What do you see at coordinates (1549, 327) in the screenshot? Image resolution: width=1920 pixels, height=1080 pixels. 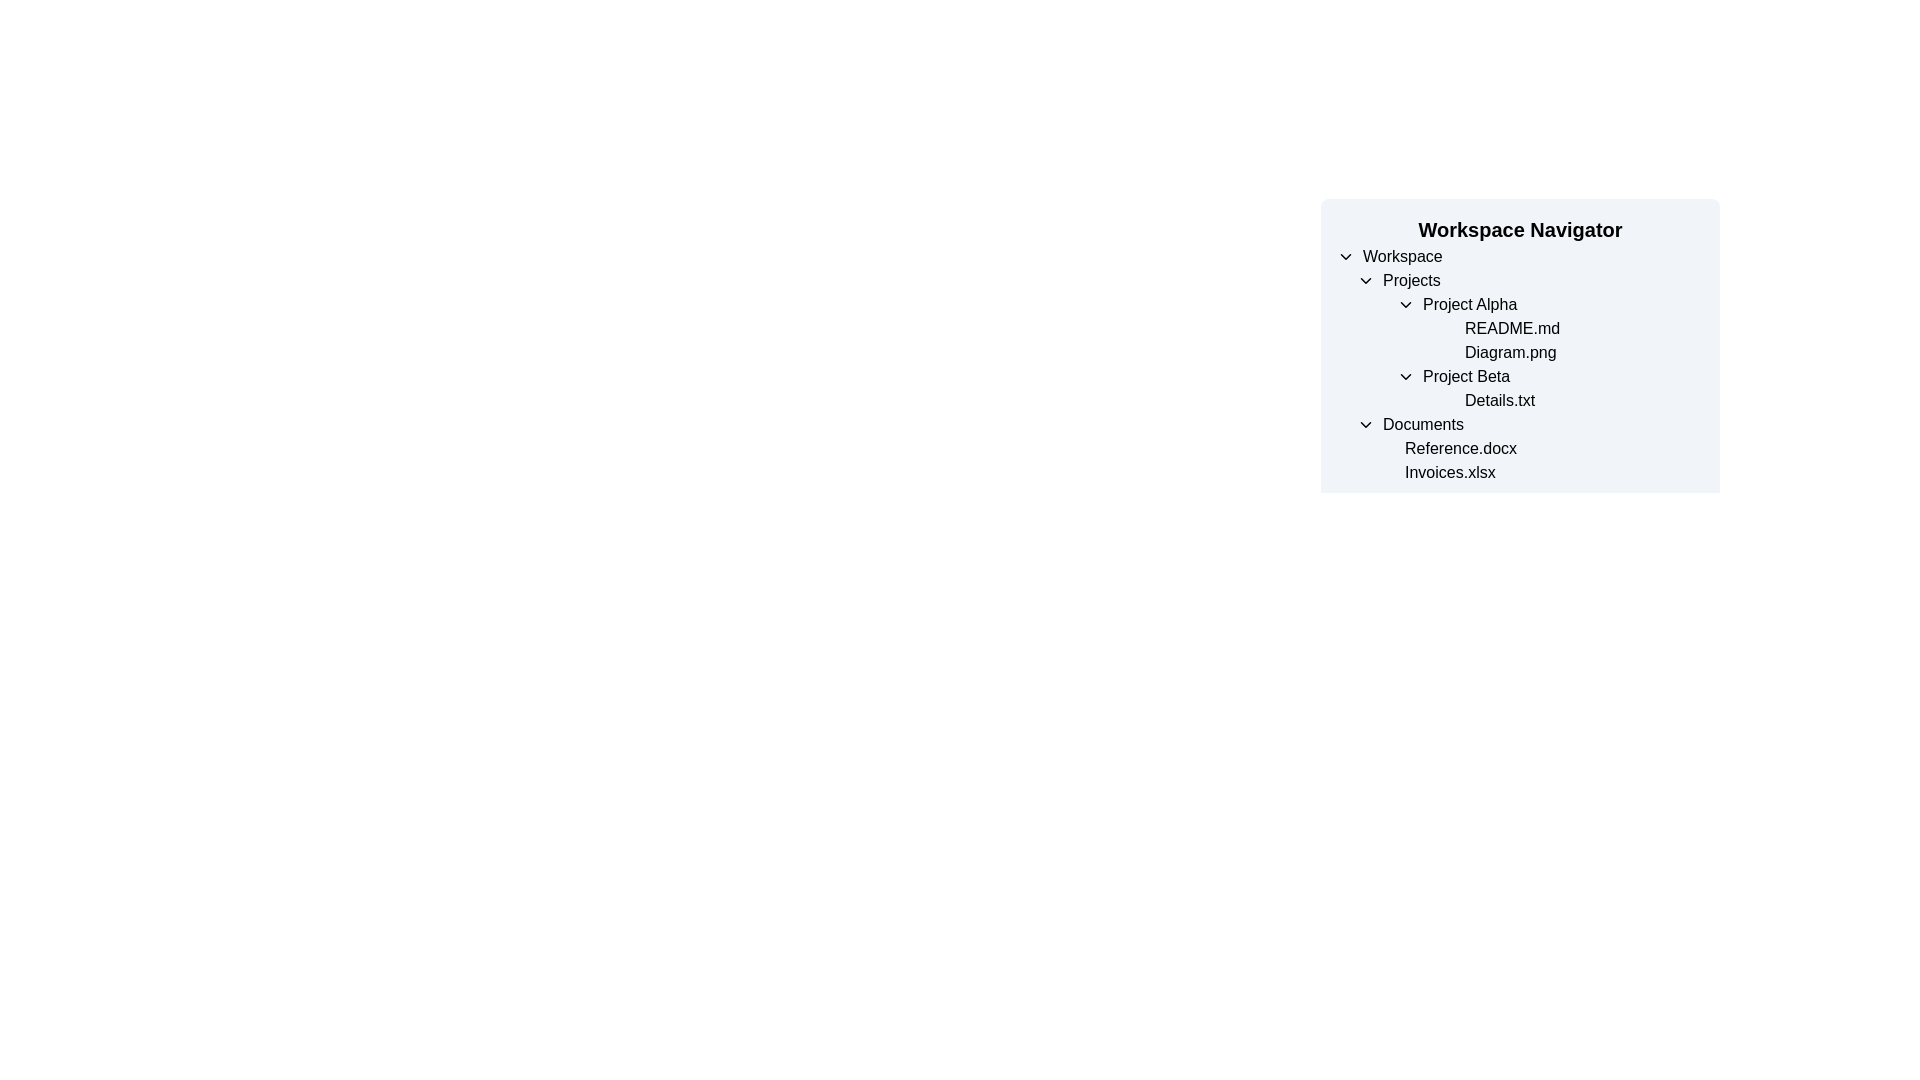 I see `the text label for the file 'README.md' located under the 'Project Alpha' folder` at bounding box center [1549, 327].